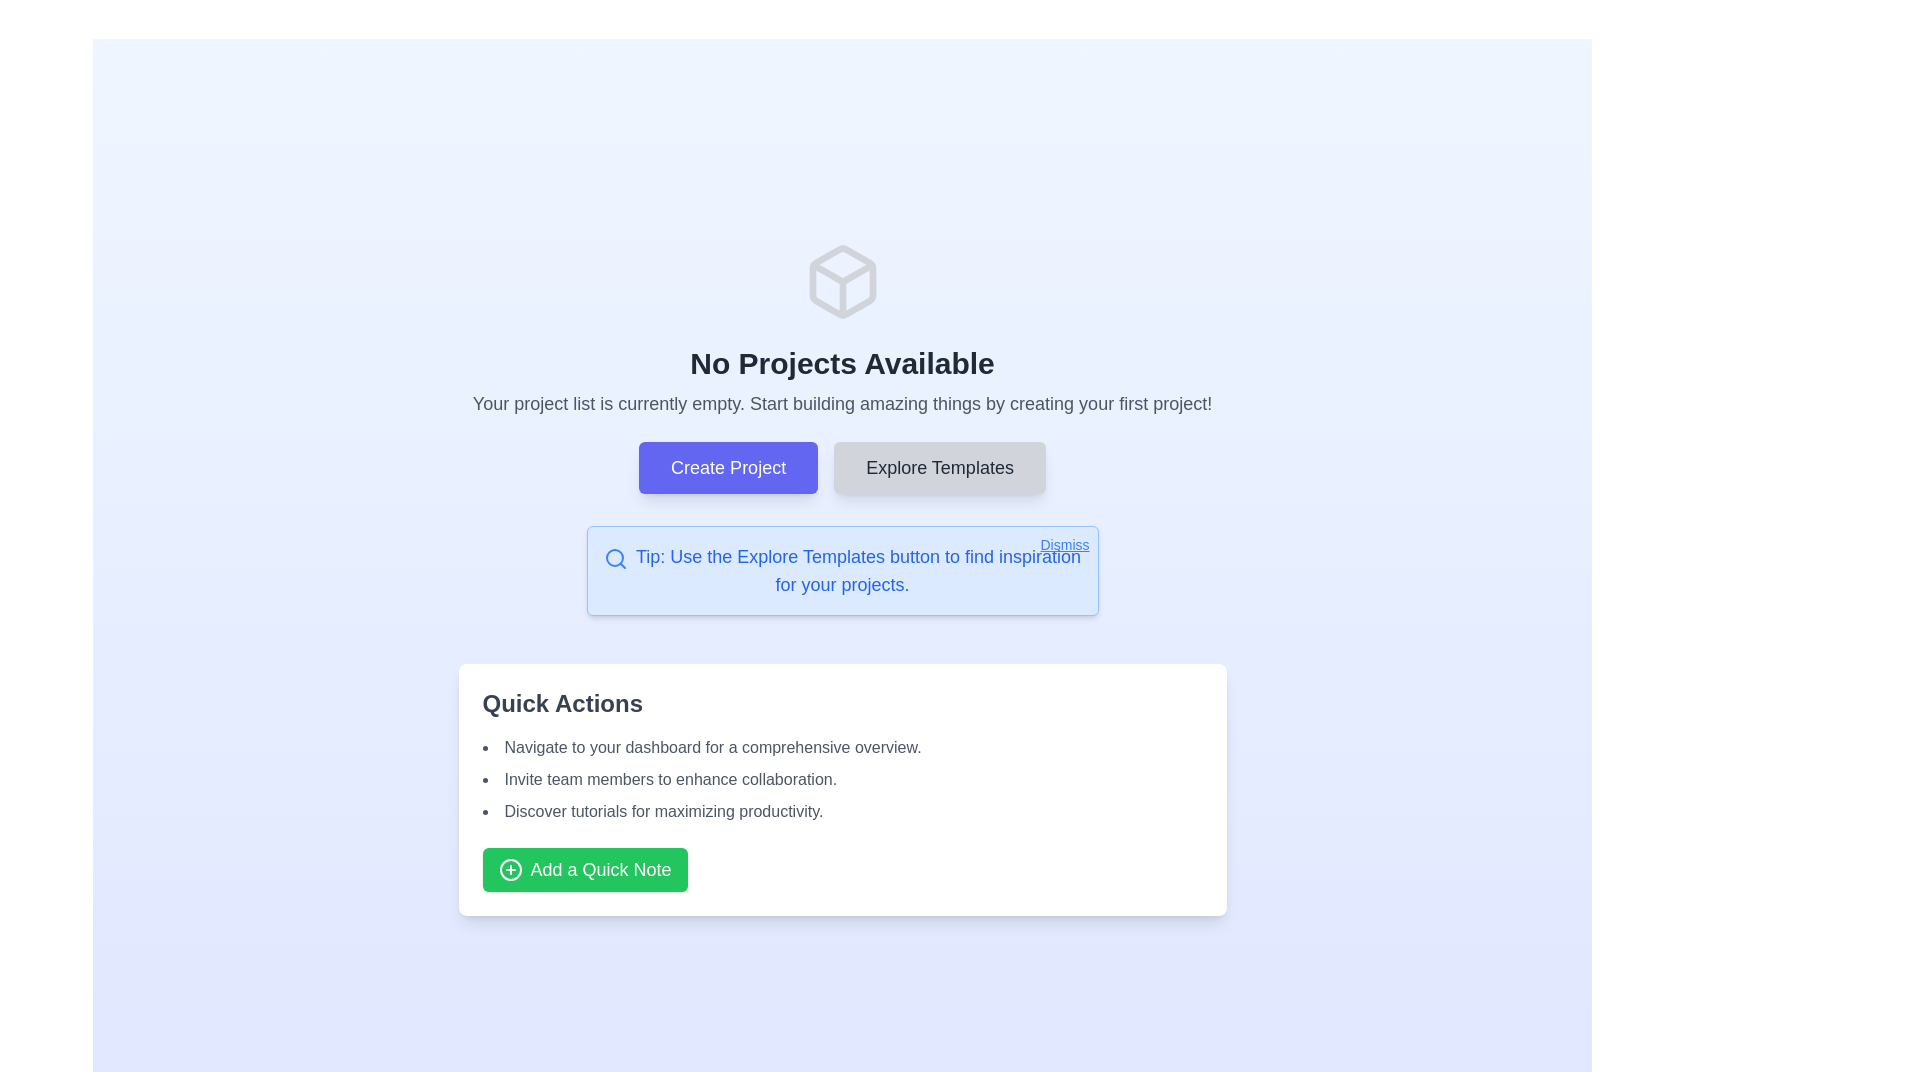 The image size is (1920, 1080). What do you see at coordinates (727, 467) in the screenshot?
I see `the rectangular button with a purple background and white text labeled 'Create Project' to initiate project creation` at bounding box center [727, 467].